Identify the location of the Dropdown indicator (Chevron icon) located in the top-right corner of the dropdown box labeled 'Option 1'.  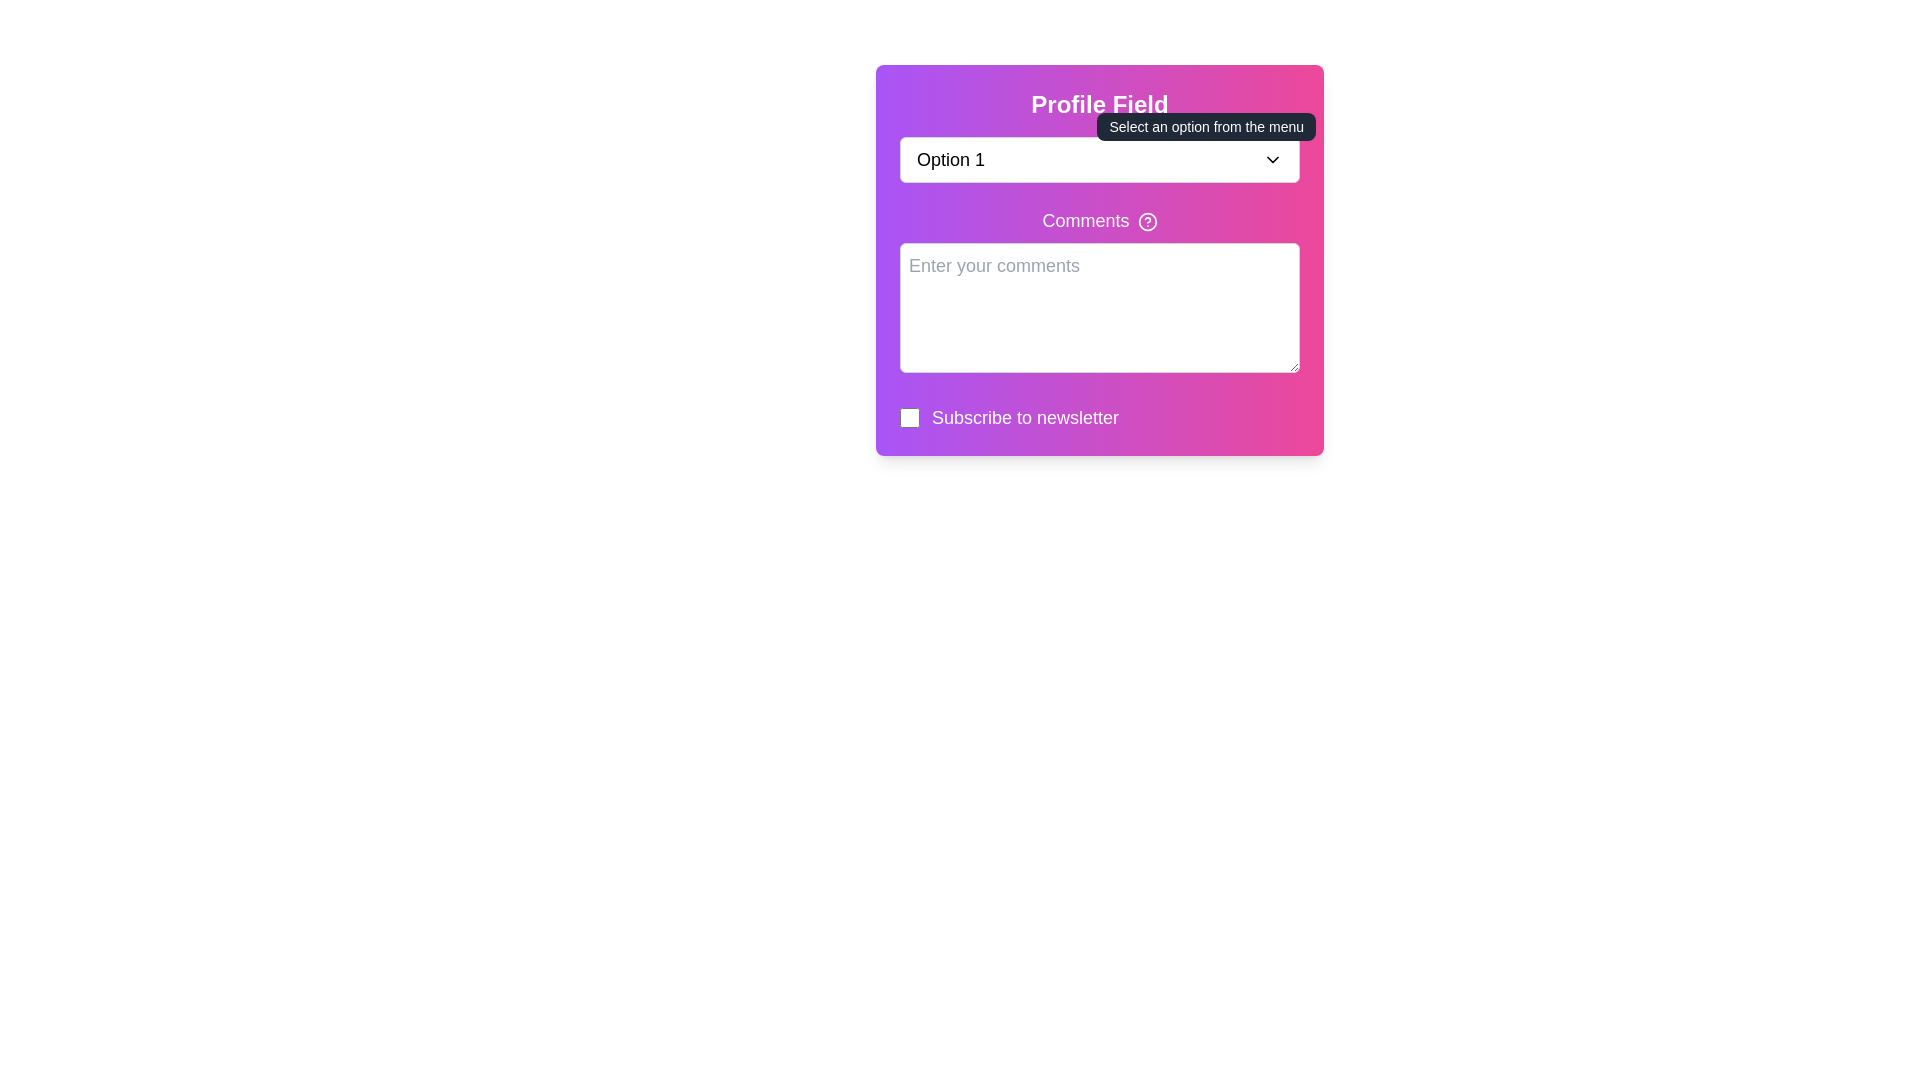
(1271, 158).